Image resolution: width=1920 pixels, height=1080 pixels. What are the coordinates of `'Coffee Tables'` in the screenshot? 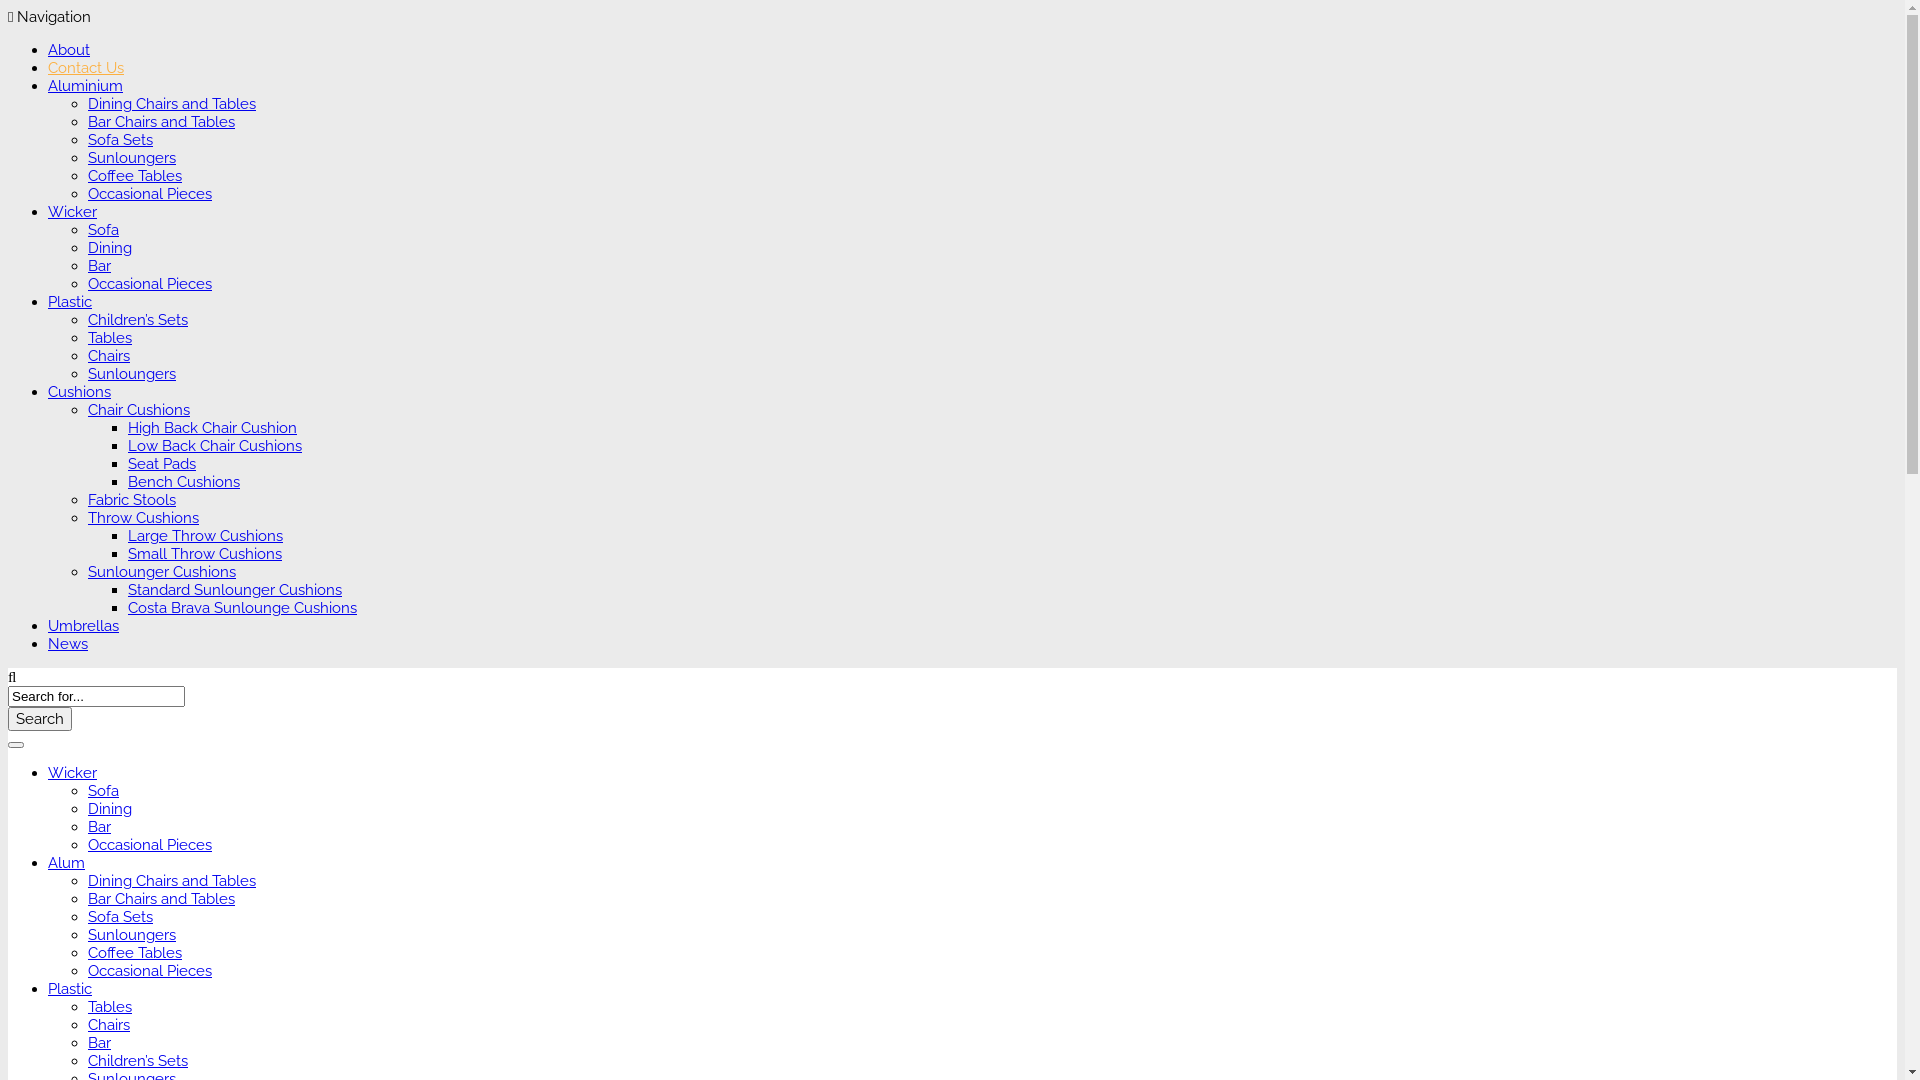 It's located at (133, 951).